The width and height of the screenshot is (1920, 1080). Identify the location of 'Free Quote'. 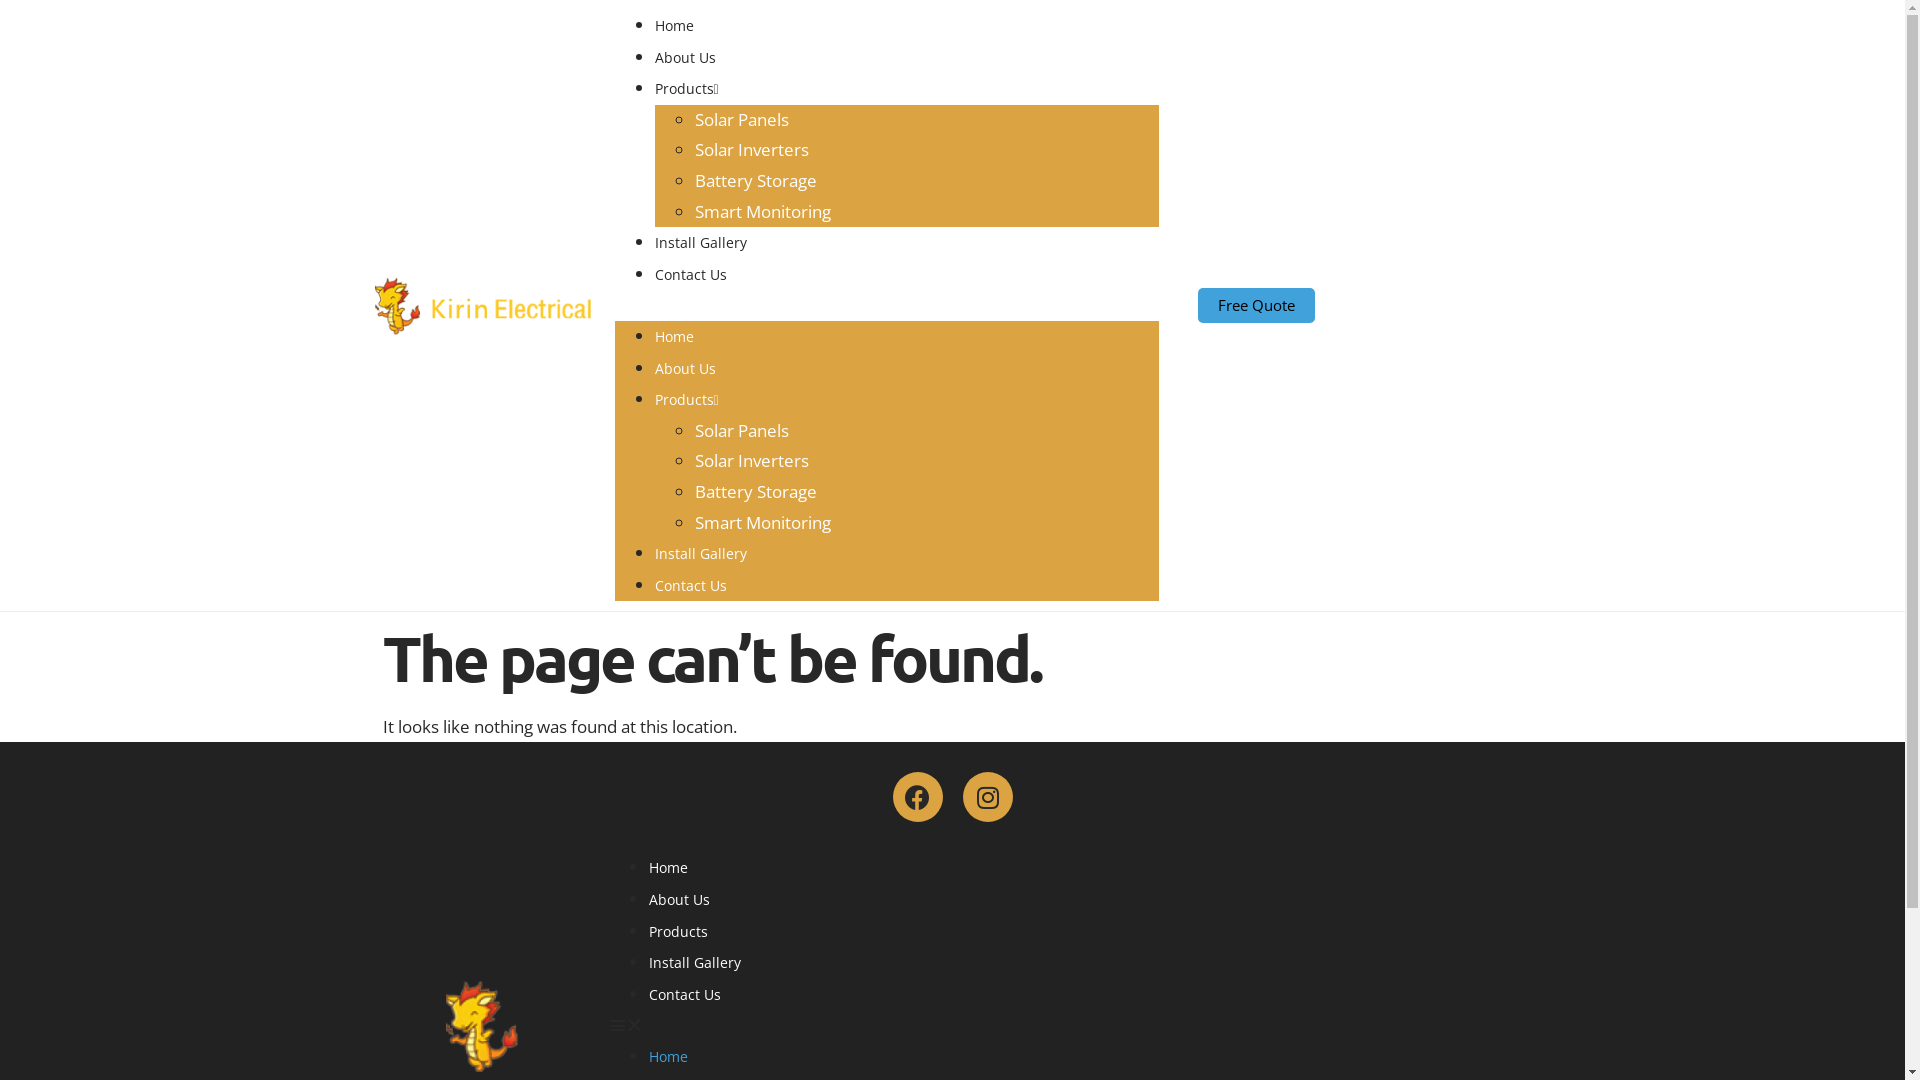
(1255, 305).